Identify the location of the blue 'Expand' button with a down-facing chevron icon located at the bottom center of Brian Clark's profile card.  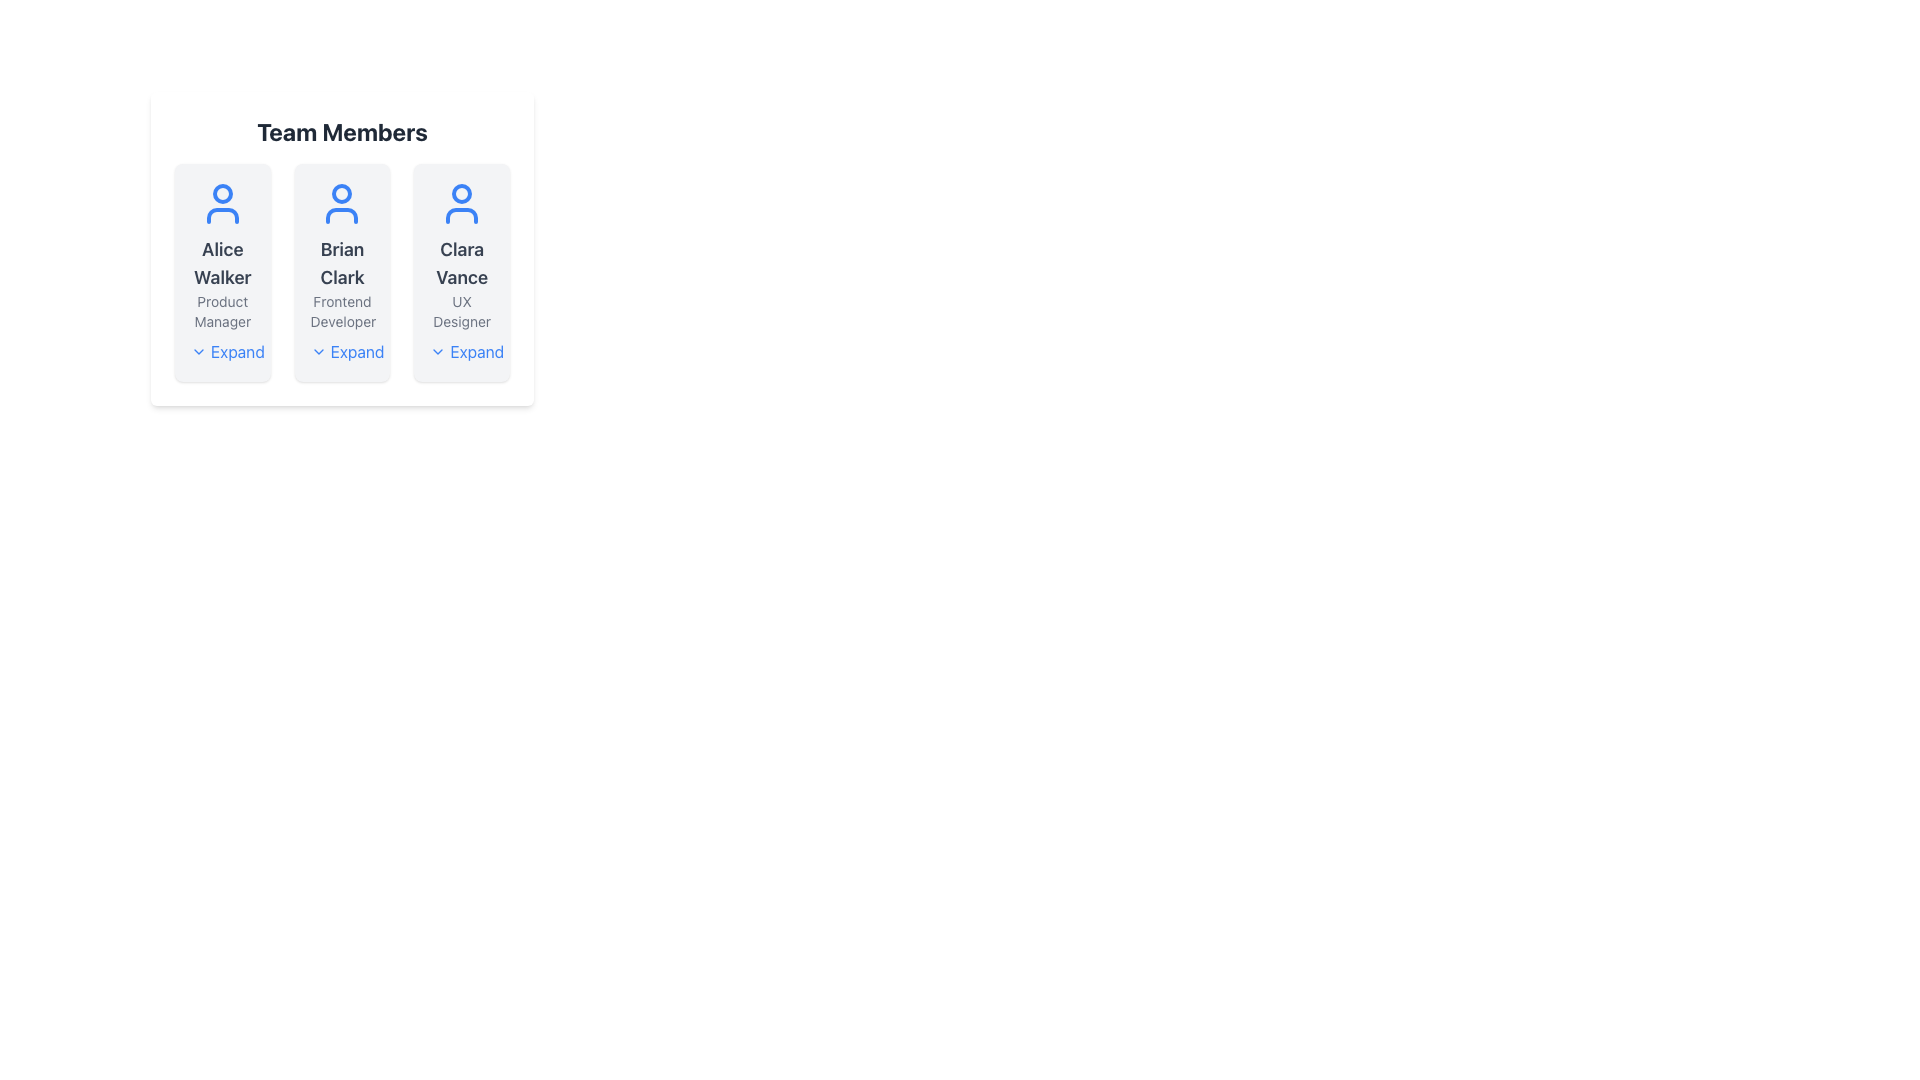
(347, 350).